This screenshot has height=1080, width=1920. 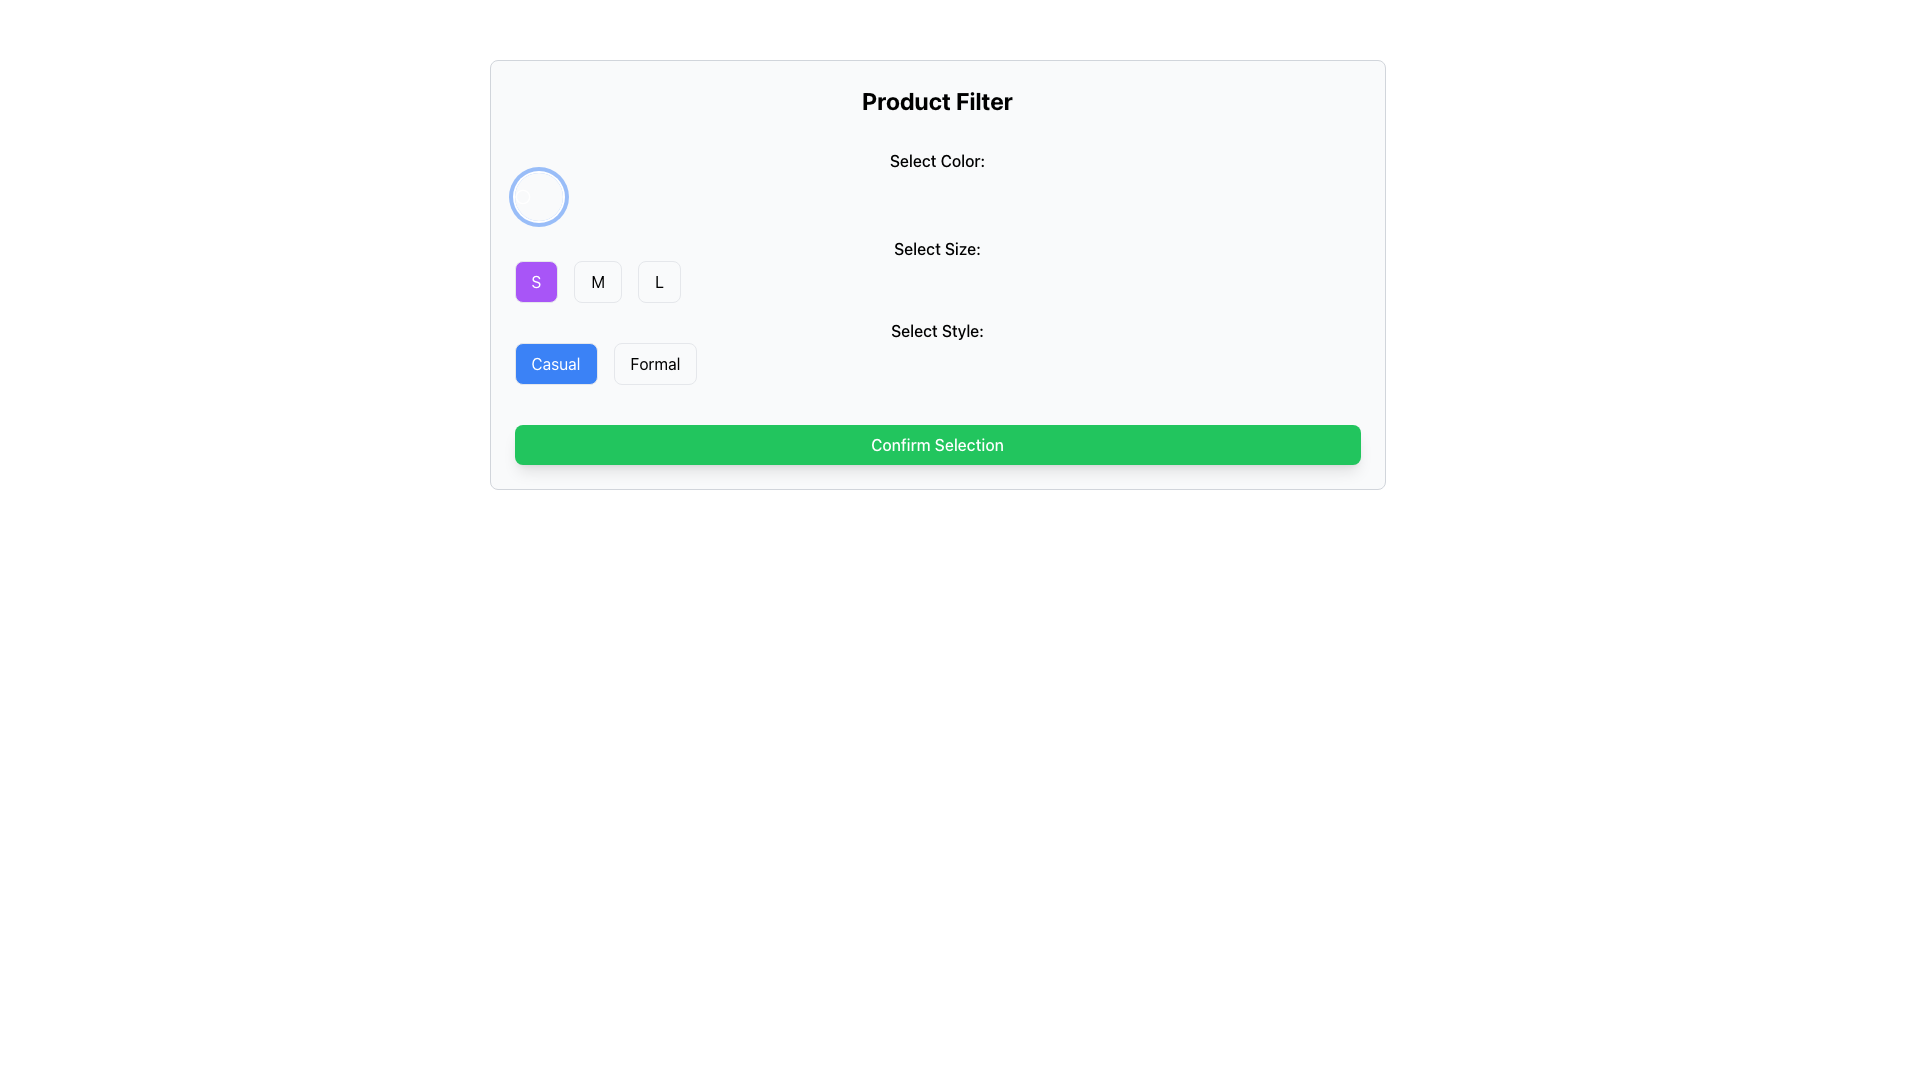 What do you see at coordinates (655, 363) in the screenshot?
I see `the 'Formal' style button located directly to the right of the 'Casual' button in the 'Select Style' section` at bounding box center [655, 363].